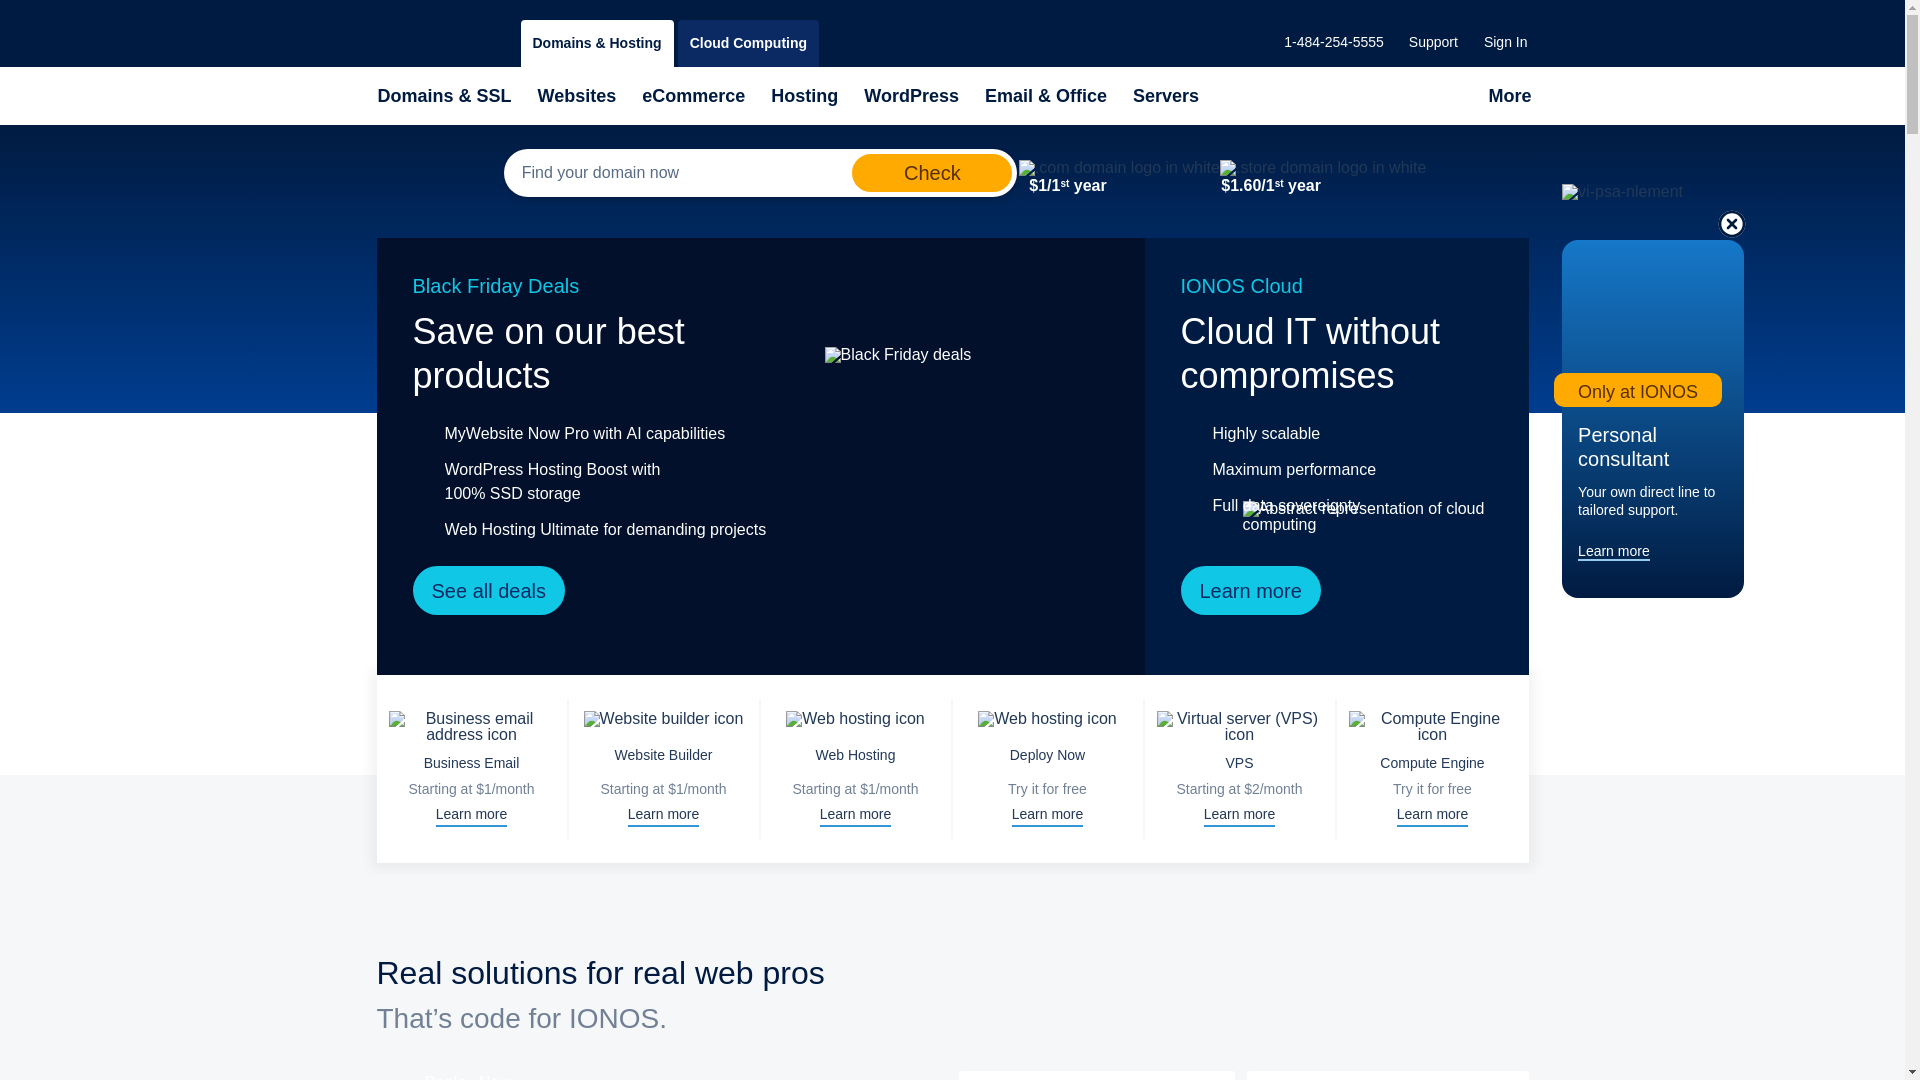 The height and width of the screenshot is (1080, 1920). What do you see at coordinates (1432, 42) in the screenshot?
I see `'Support'` at bounding box center [1432, 42].